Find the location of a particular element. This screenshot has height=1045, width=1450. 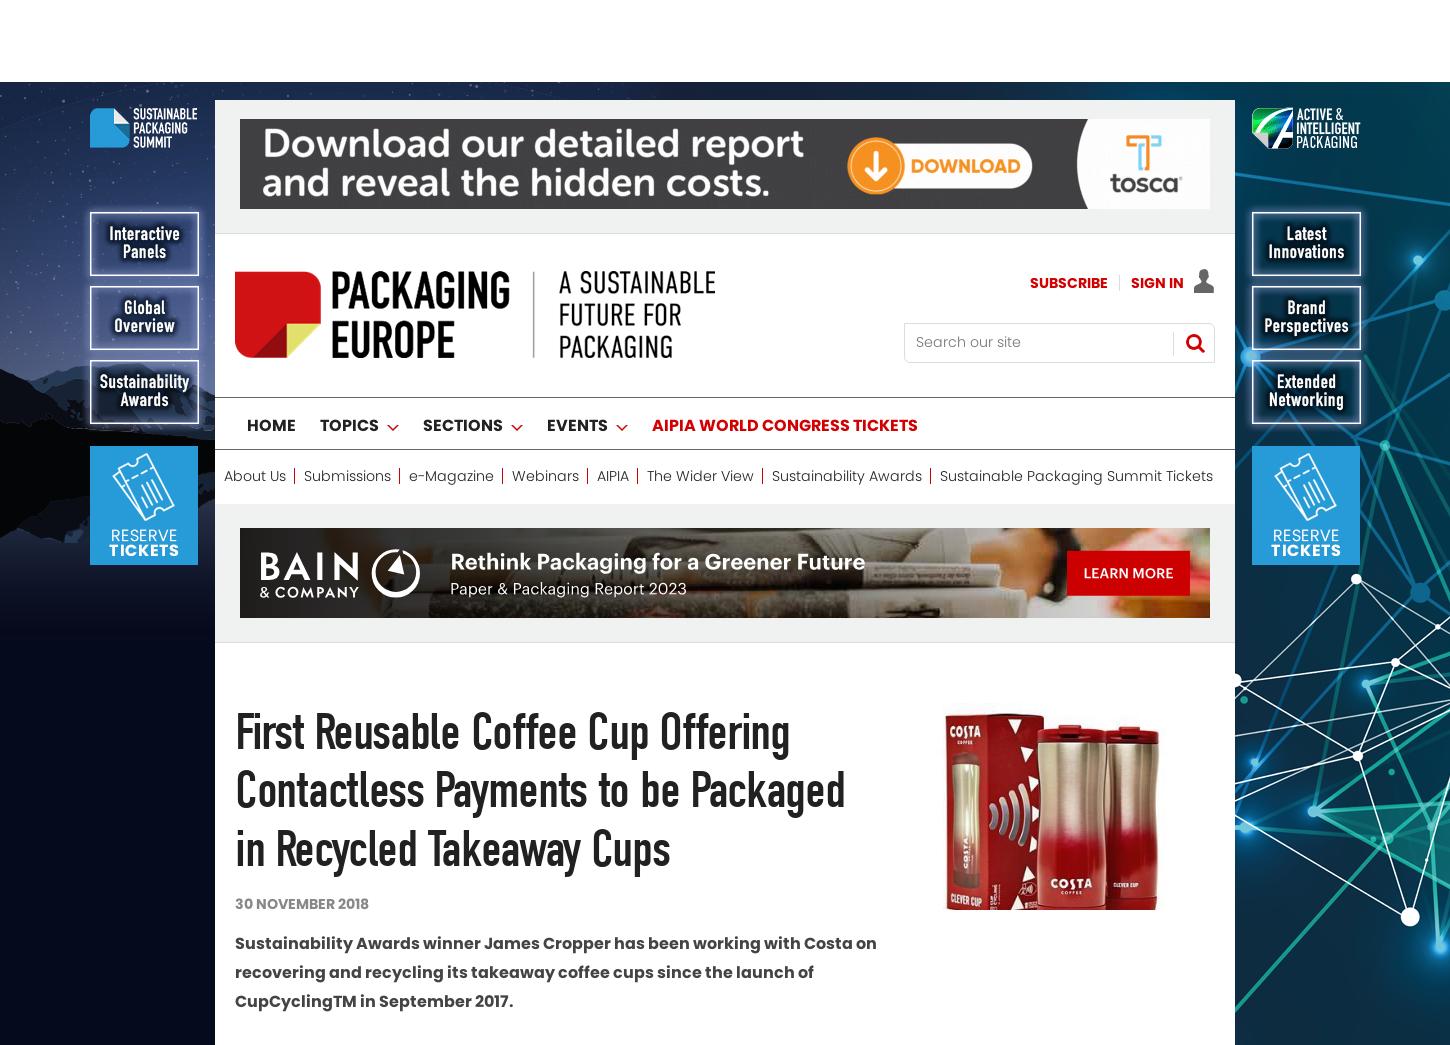

'Submissions' is located at coordinates (347, 392).